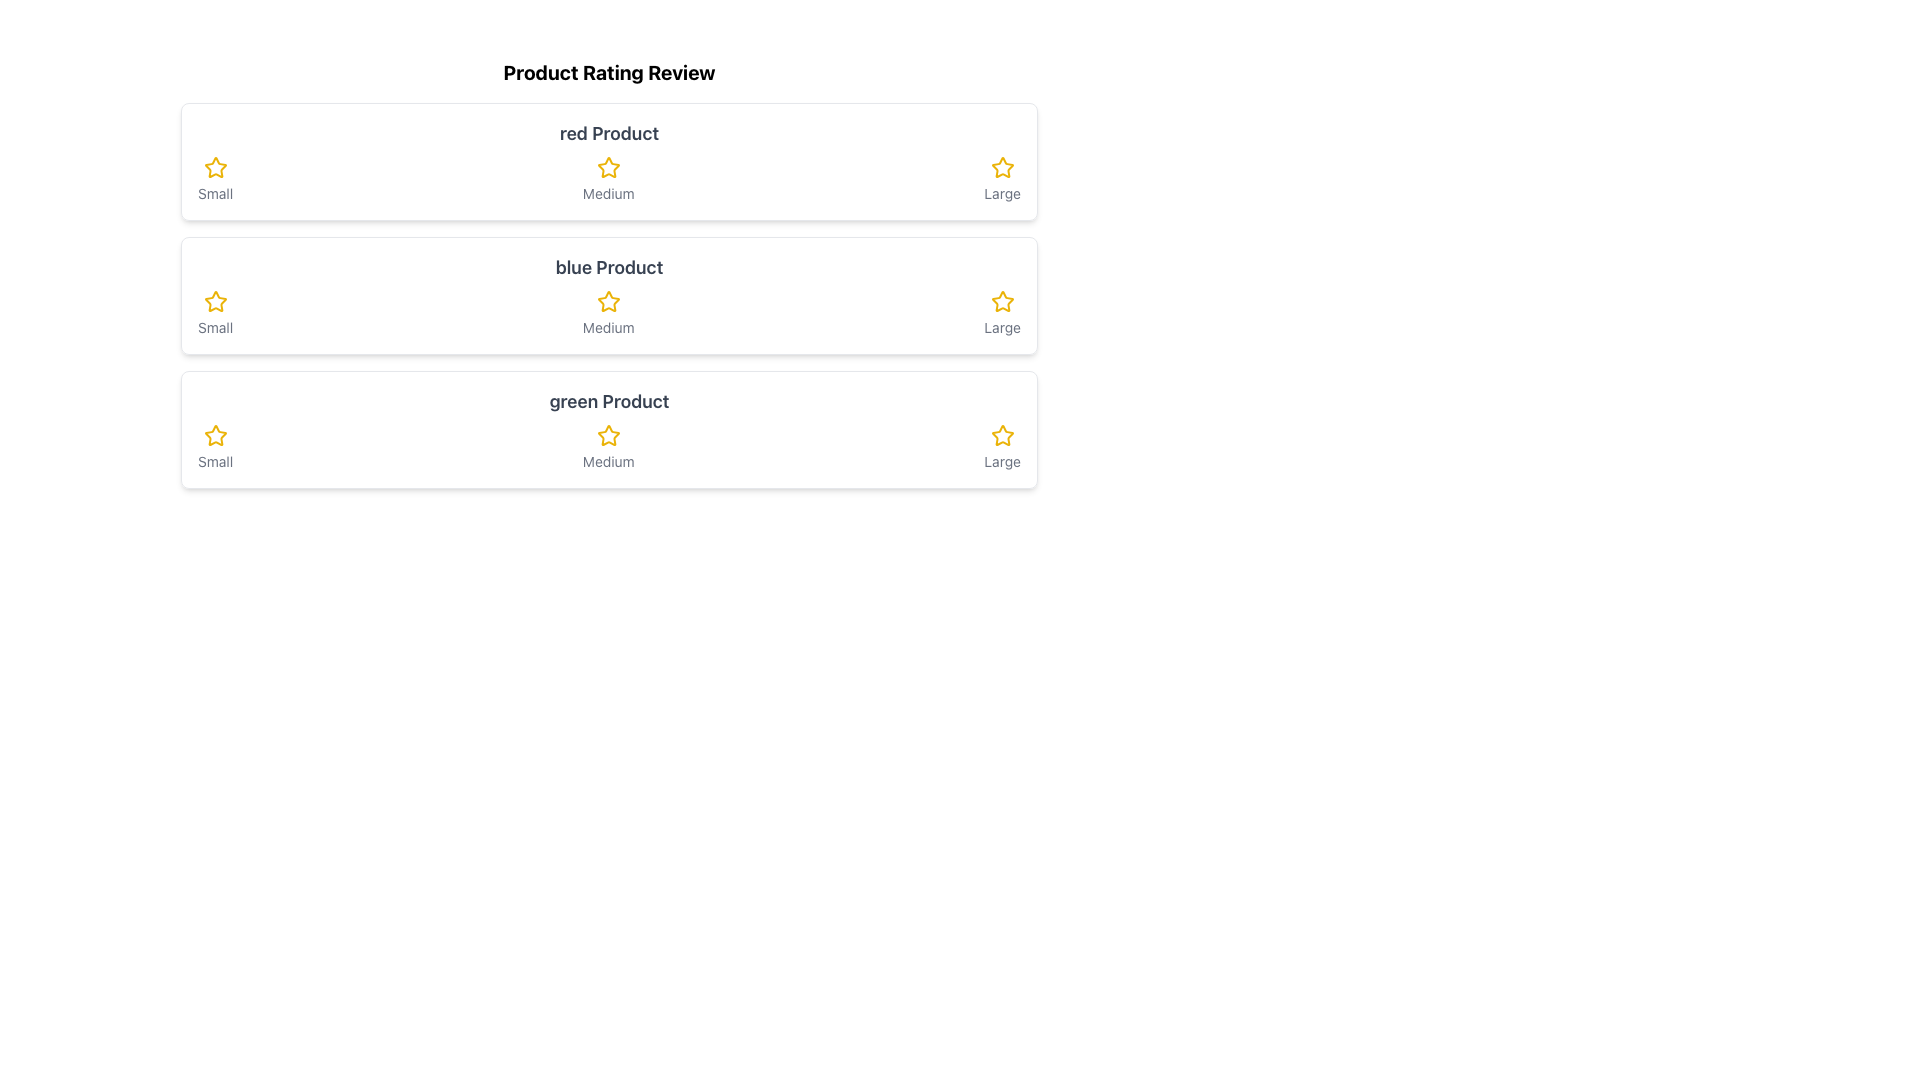 This screenshot has width=1920, height=1080. I want to click on the yellow outlined hollow star icon associated with the 'Medium' rating in the first rating group of the 'red Product' section, so click(607, 166).